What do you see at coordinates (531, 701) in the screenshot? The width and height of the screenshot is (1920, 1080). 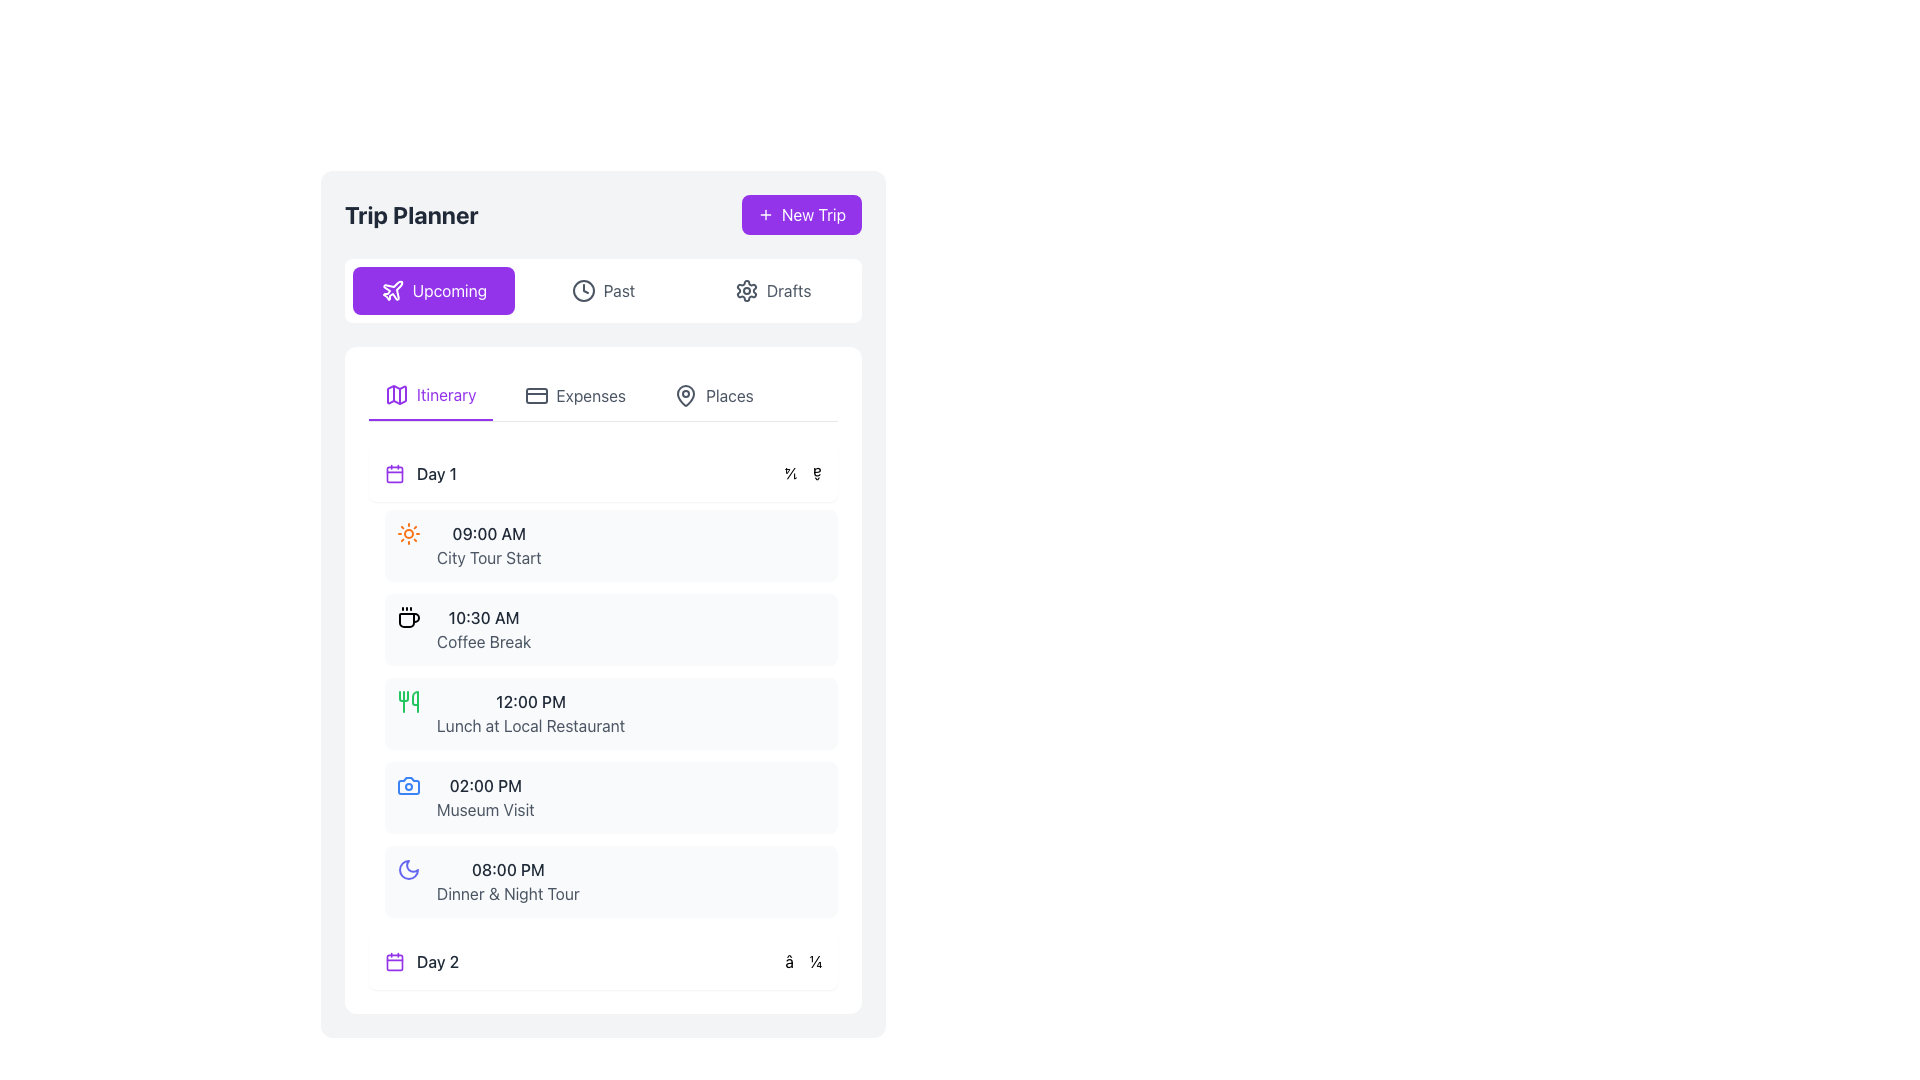 I see `the static text display indicating the time for 'Lunch at Local Restaurant' in the Day 1 section of the trip planner interface` at bounding box center [531, 701].